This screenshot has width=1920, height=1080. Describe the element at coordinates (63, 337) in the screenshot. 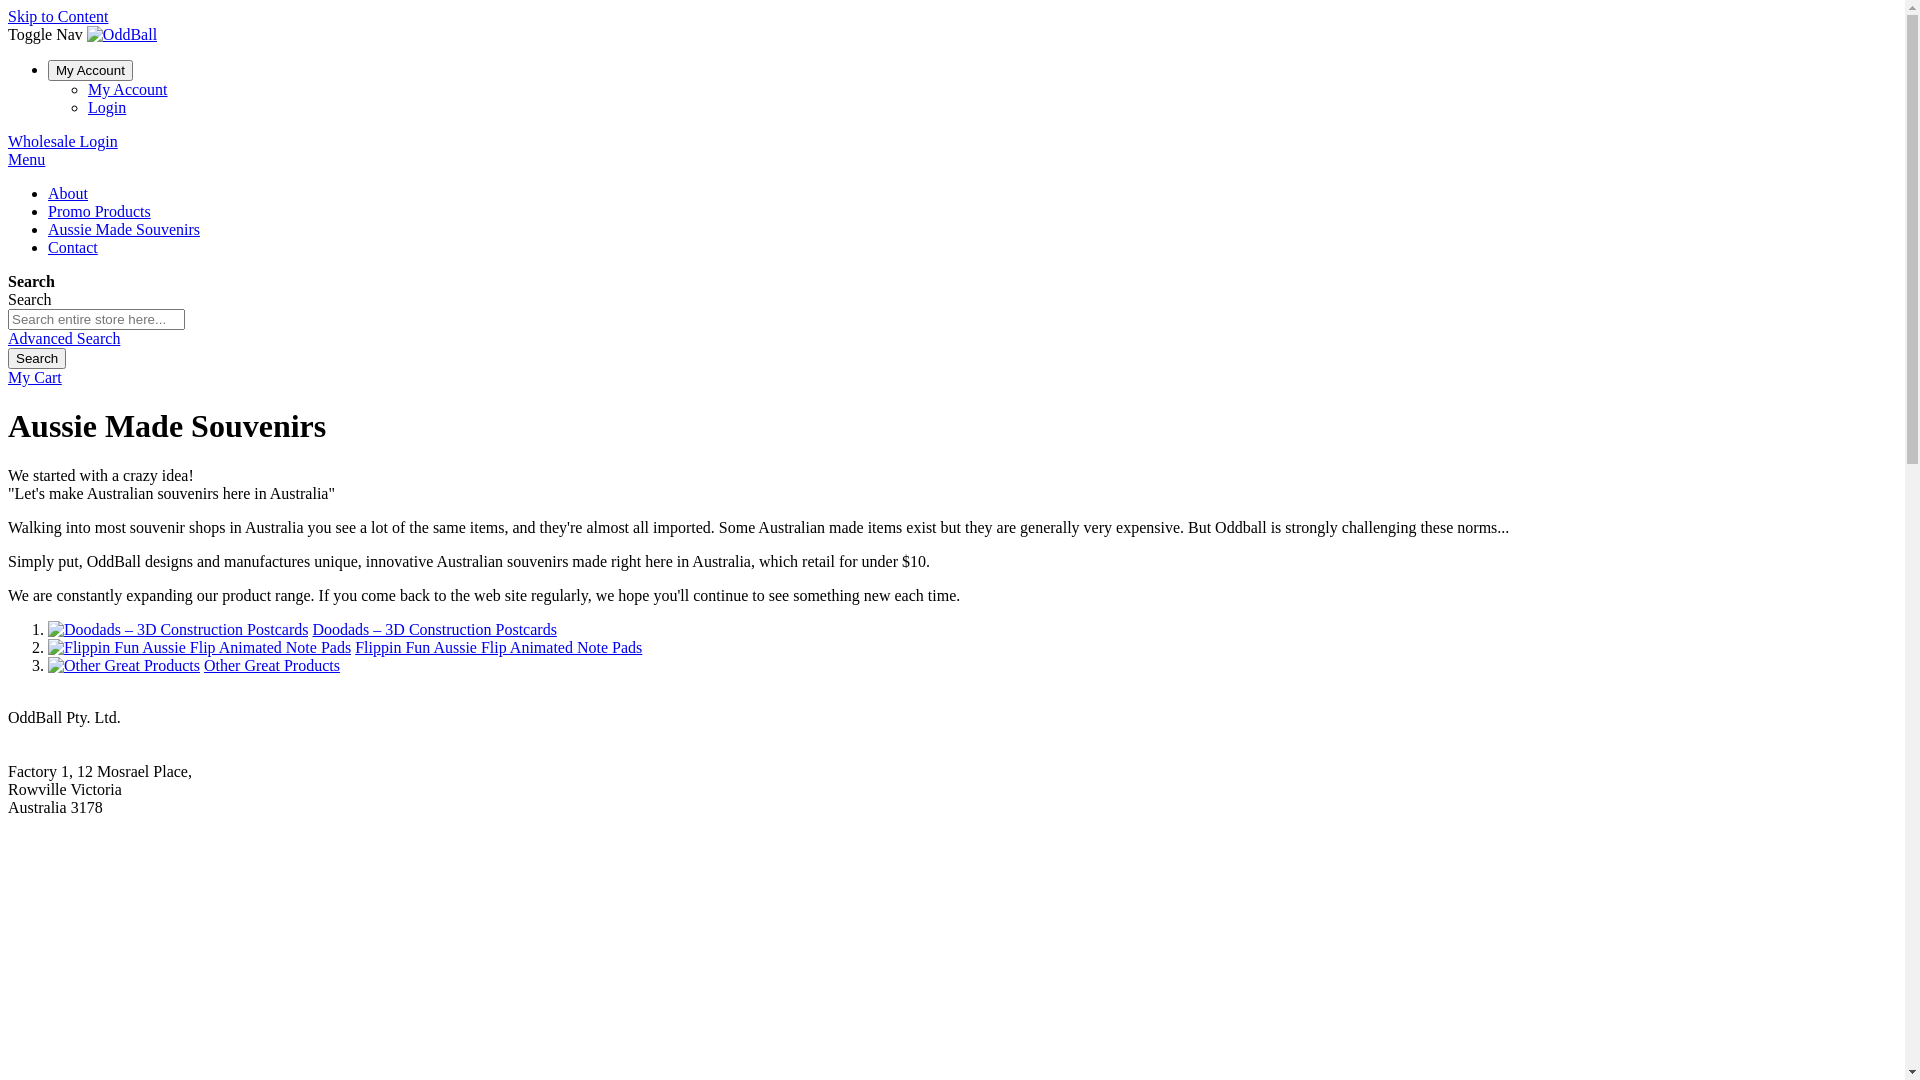

I see `'Advanced Search'` at that location.